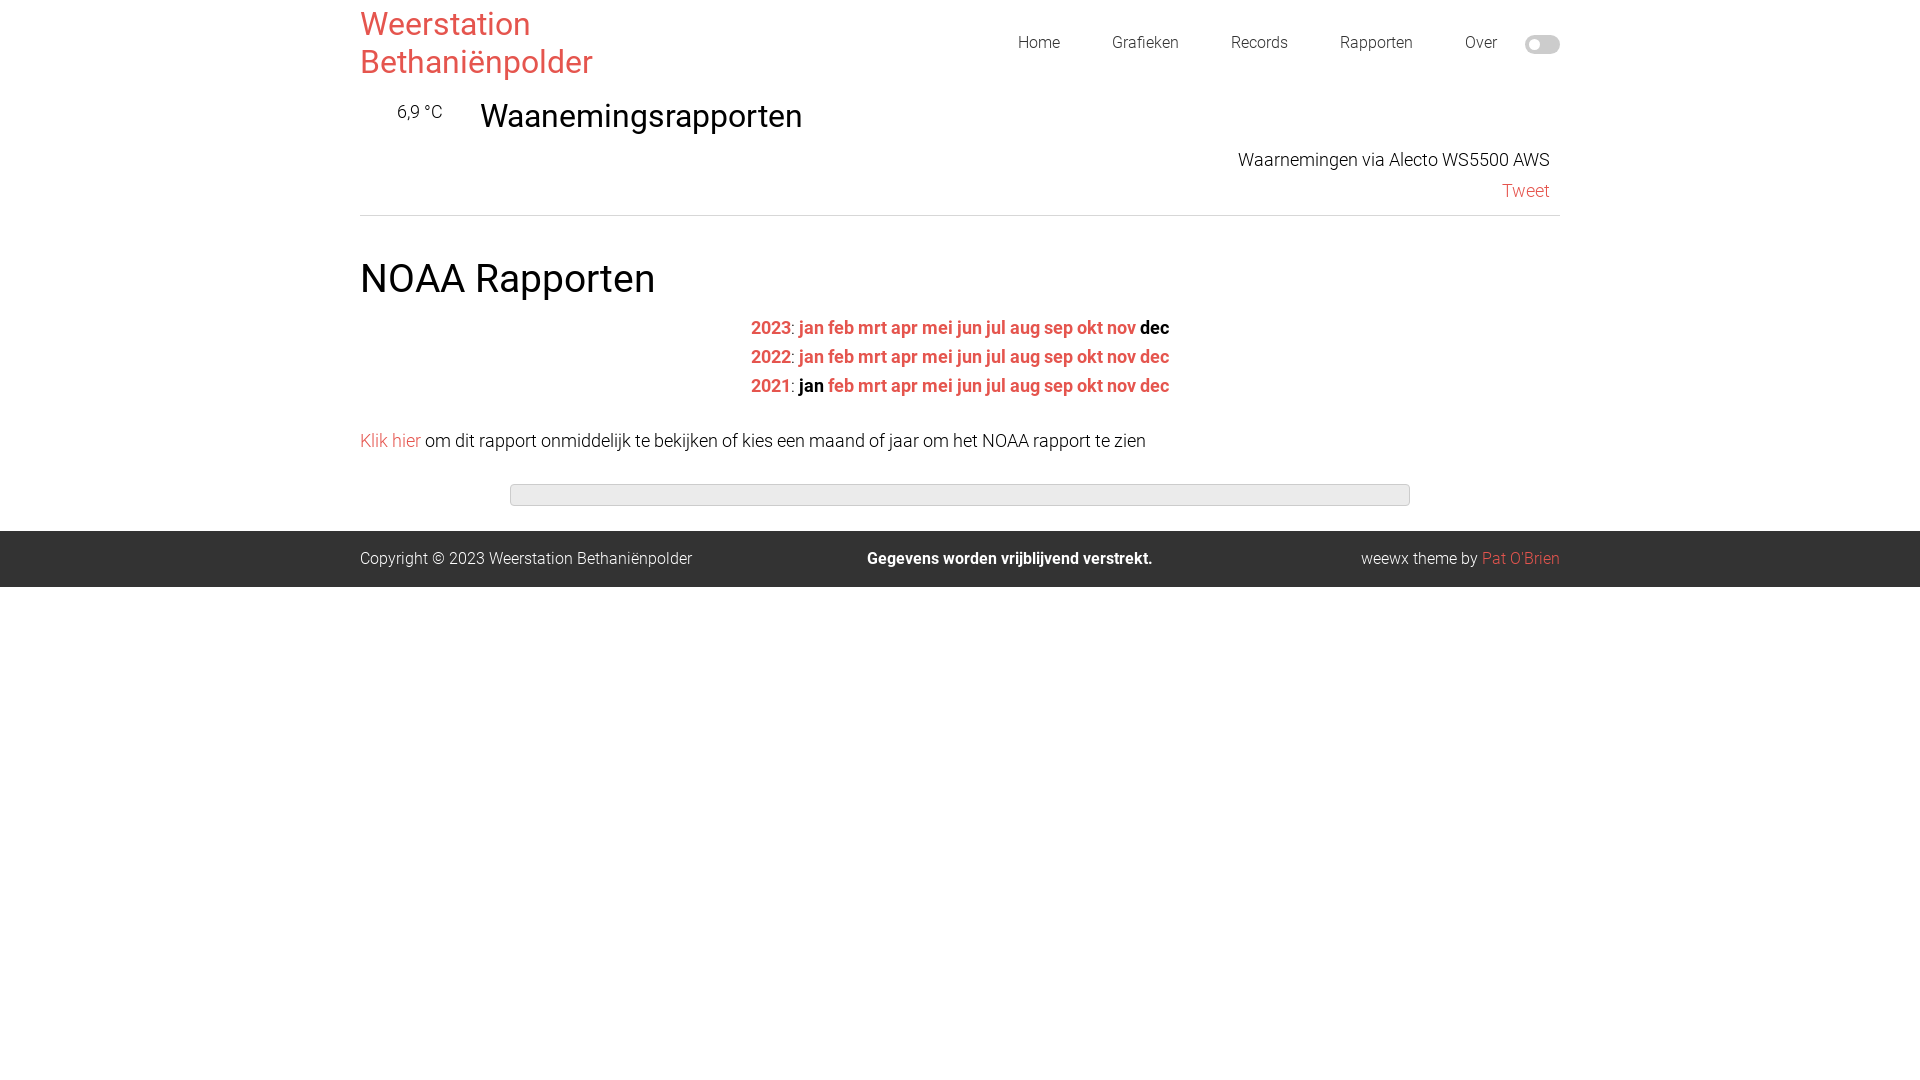 This screenshot has width=1920, height=1080. What do you see at coordinates (1025, 326) in the screenshot?
I see `'aug'` at bounding box center [1025, 326].